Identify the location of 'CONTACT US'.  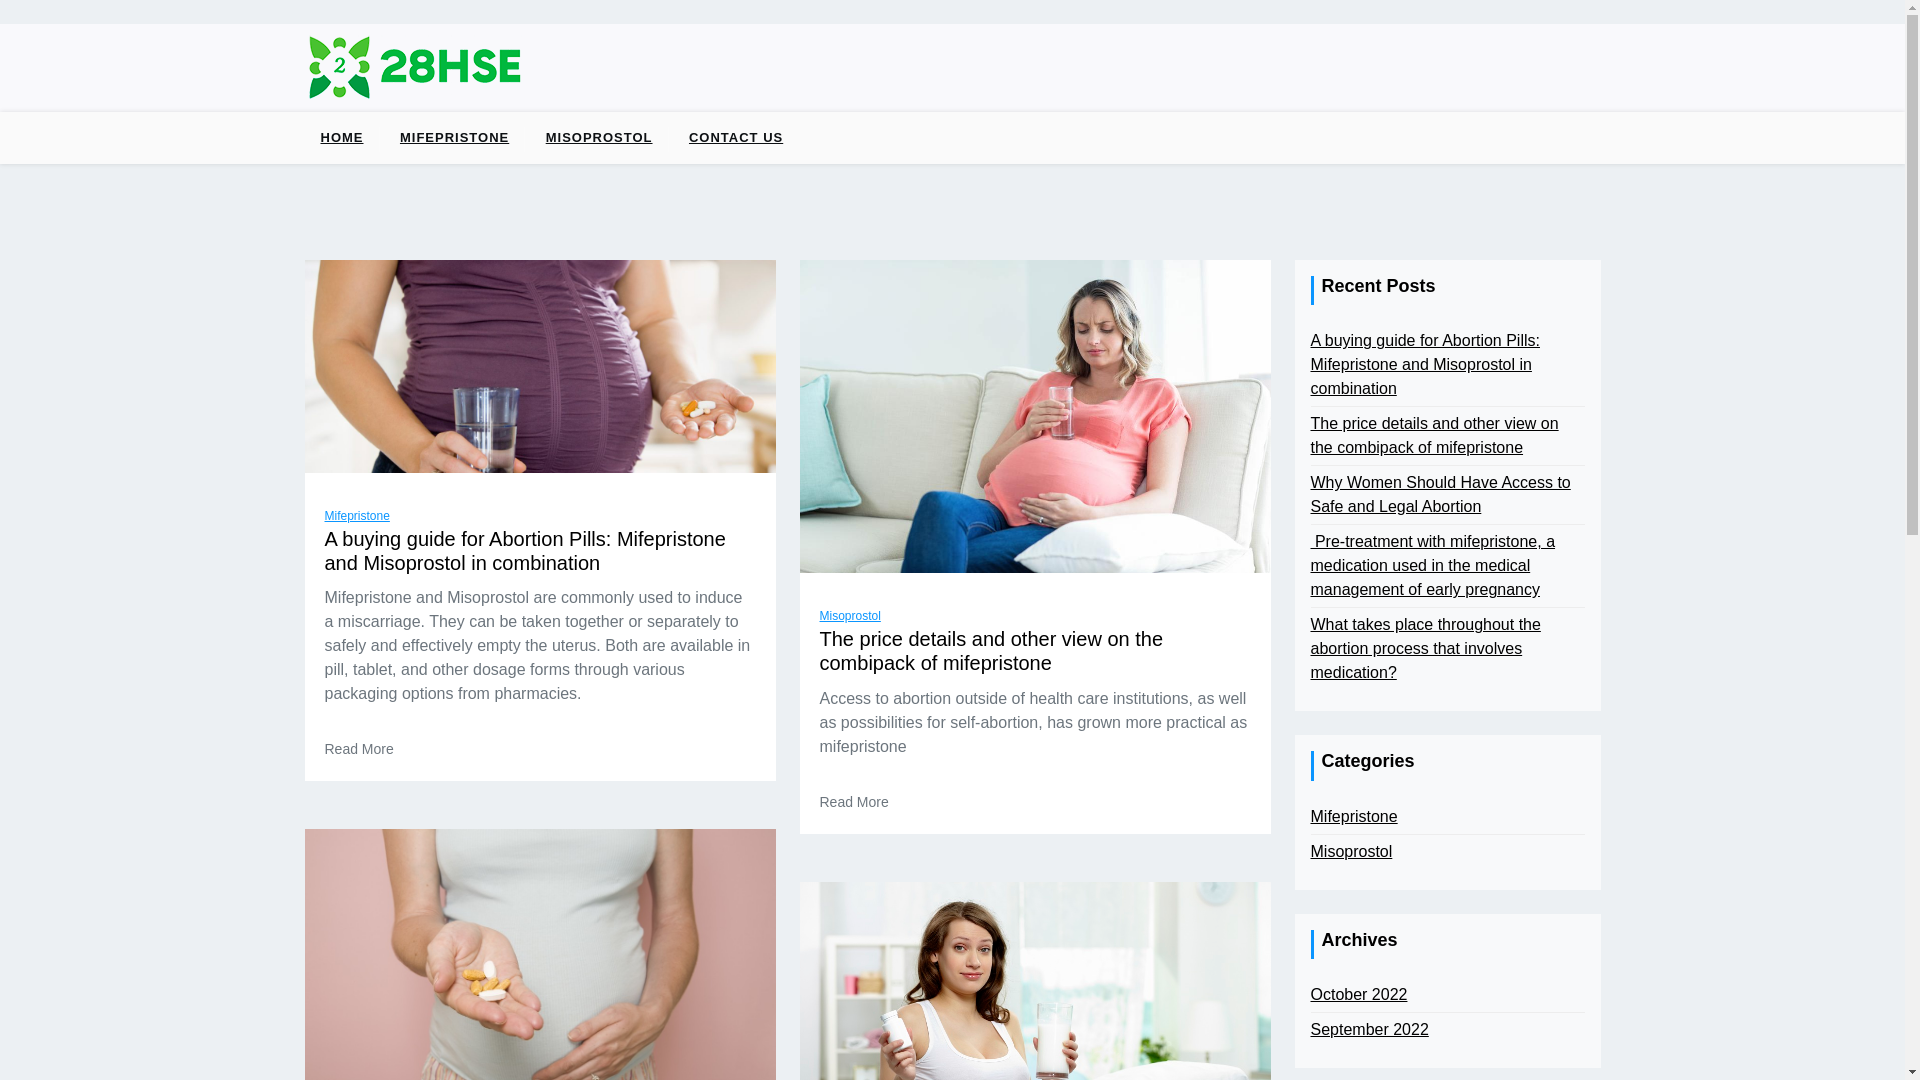
(734, 137).